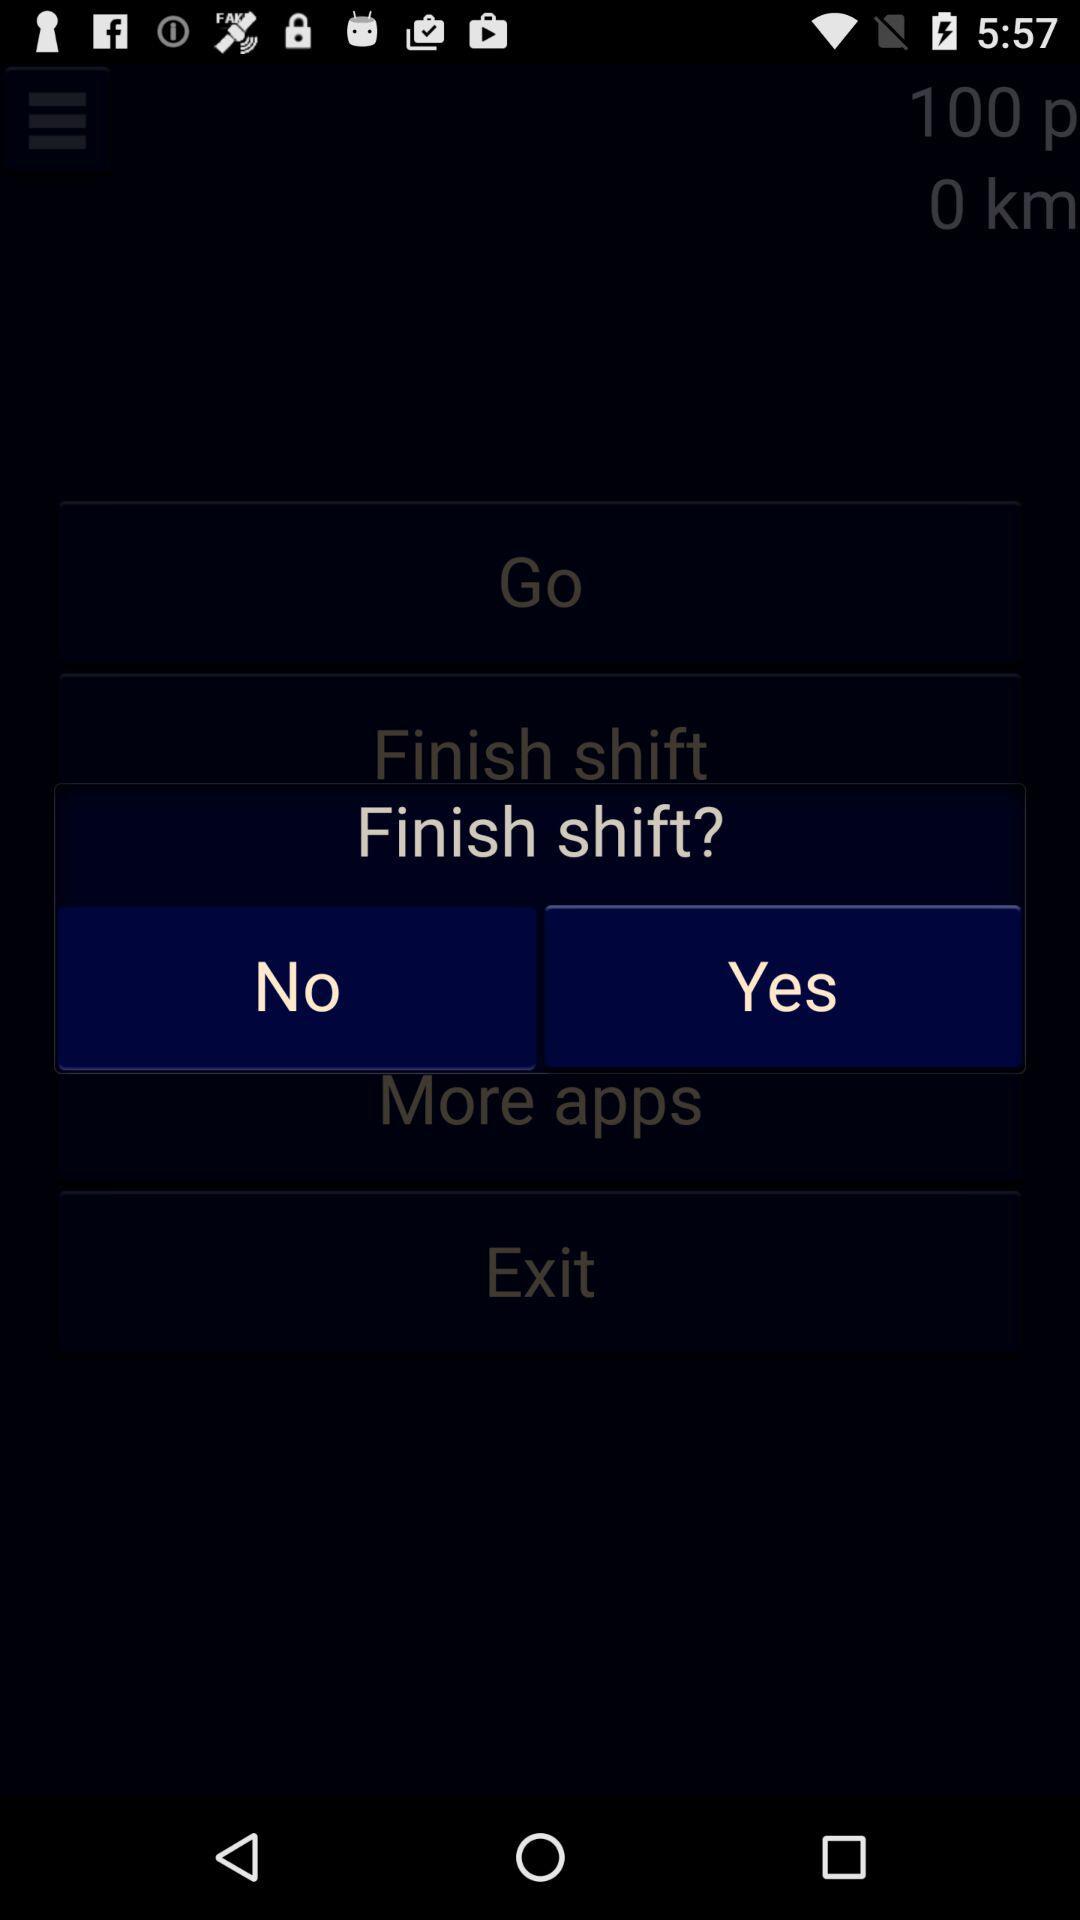 The image size is (1080, 1920). What do you see at coordinates (540, 1099) in the screenshot?
I see `more apps item` at bounding box center [540, 1099].